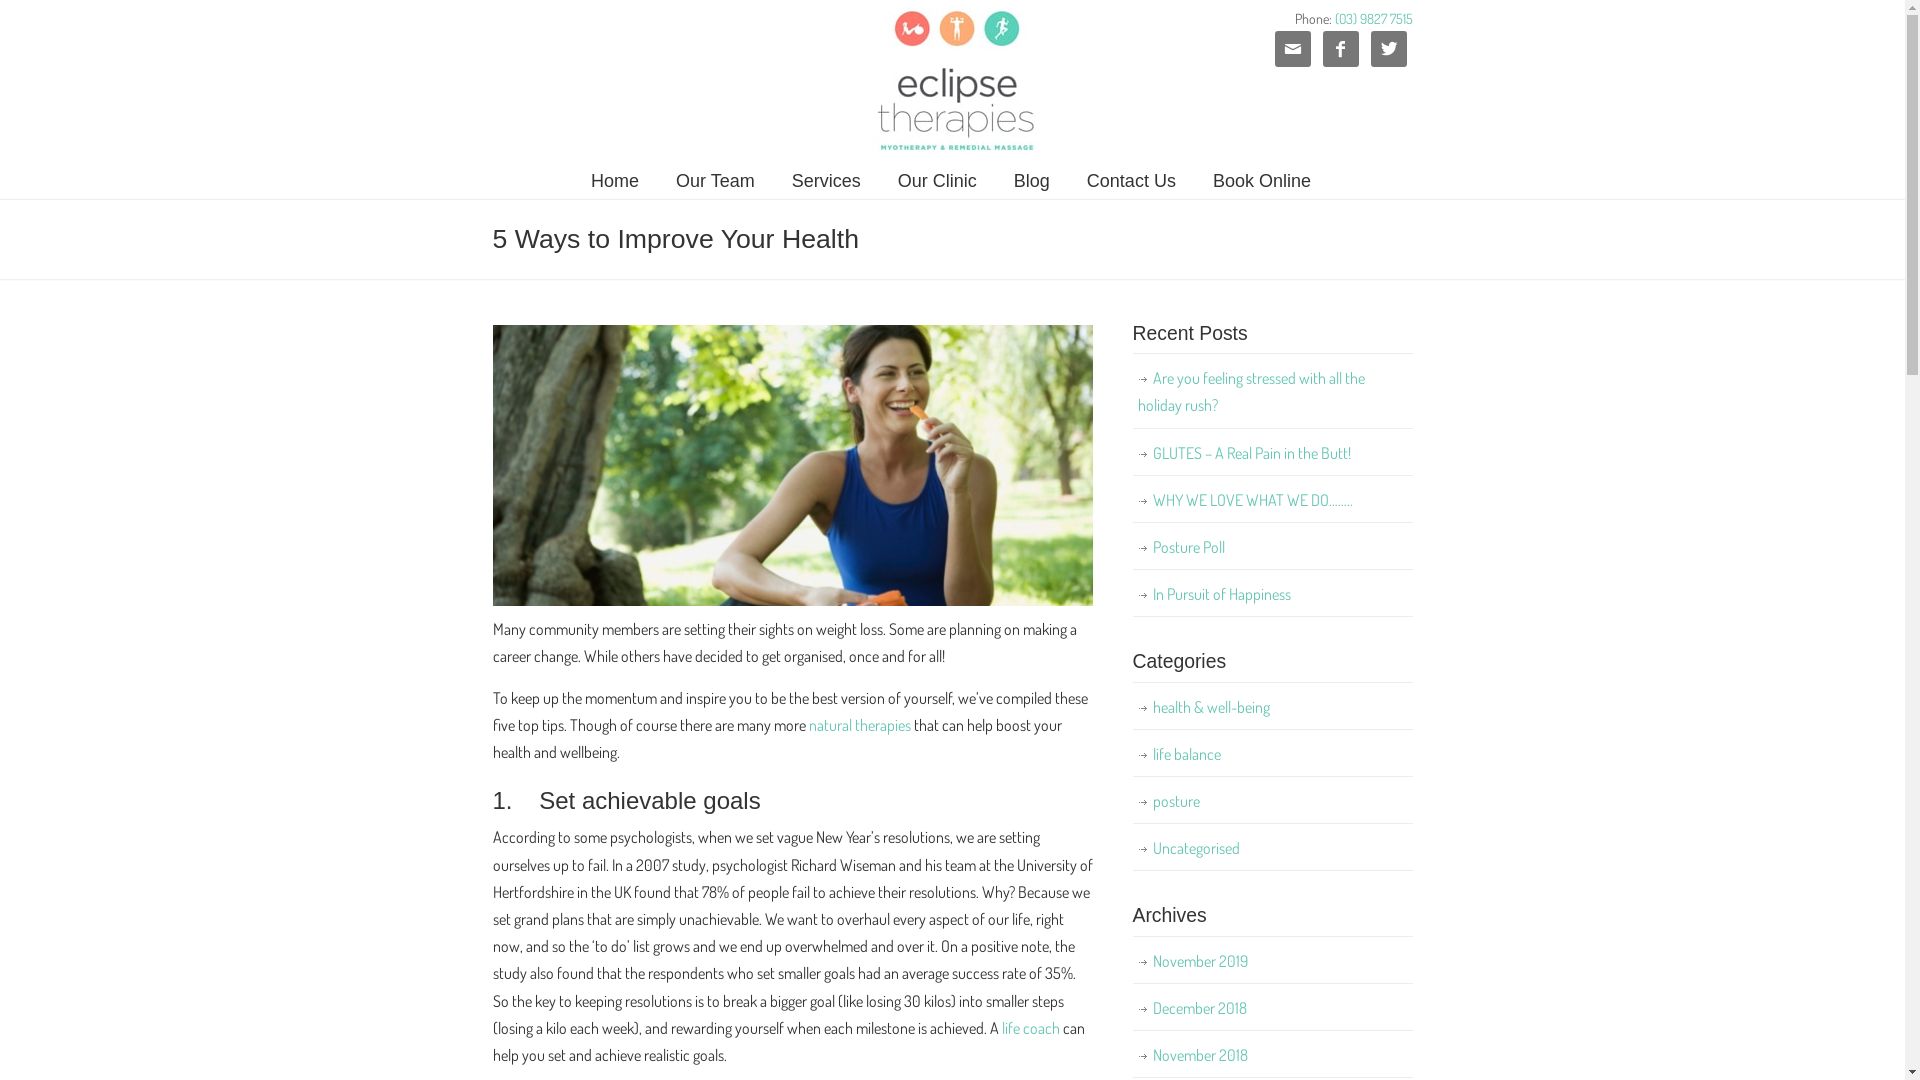 The height and width of the screenshot is (1080, 1920). I want to click on 'Uncategorised', so click(1271, 848).